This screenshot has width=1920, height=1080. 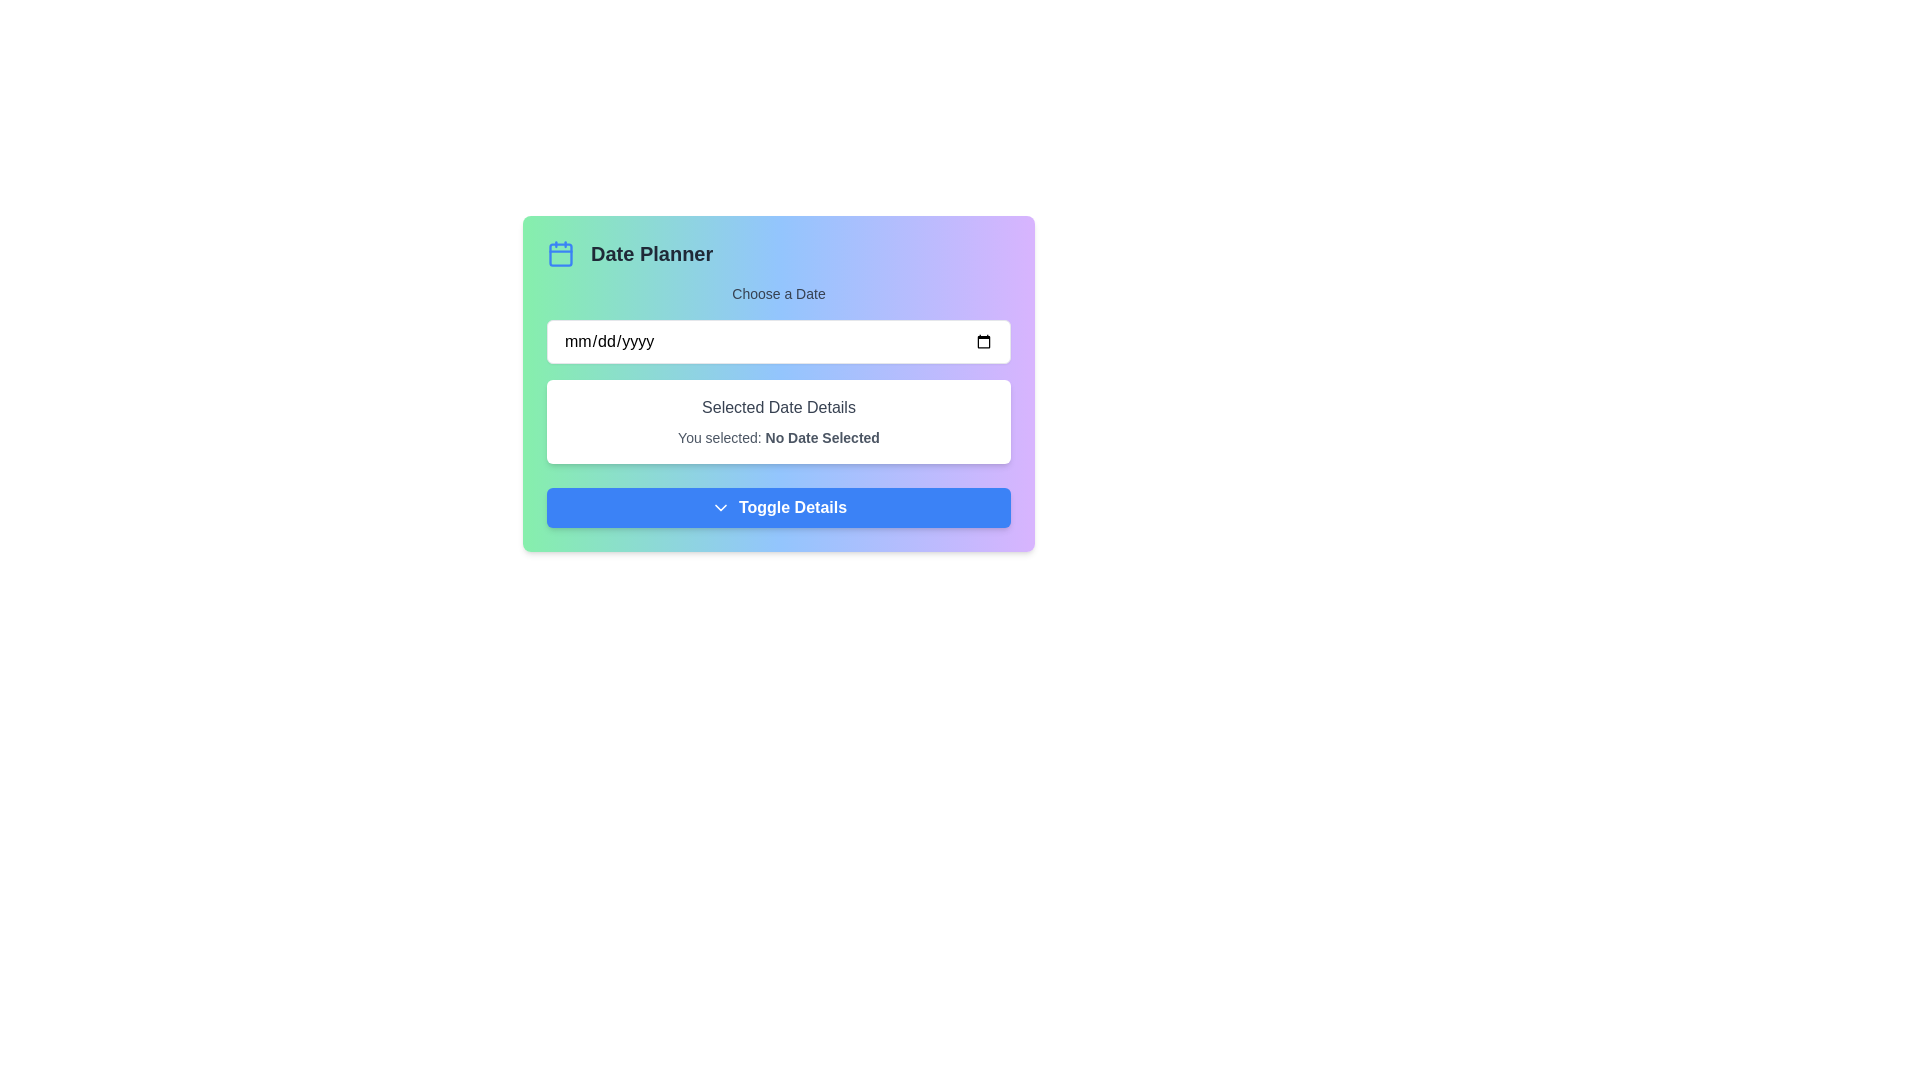 I want to click on the downward-pointing chevron icon, which is white against a blue background, located within the 'Toggle Details' button at the bottom of the Date Planner widget, so click(x=720, y=507).